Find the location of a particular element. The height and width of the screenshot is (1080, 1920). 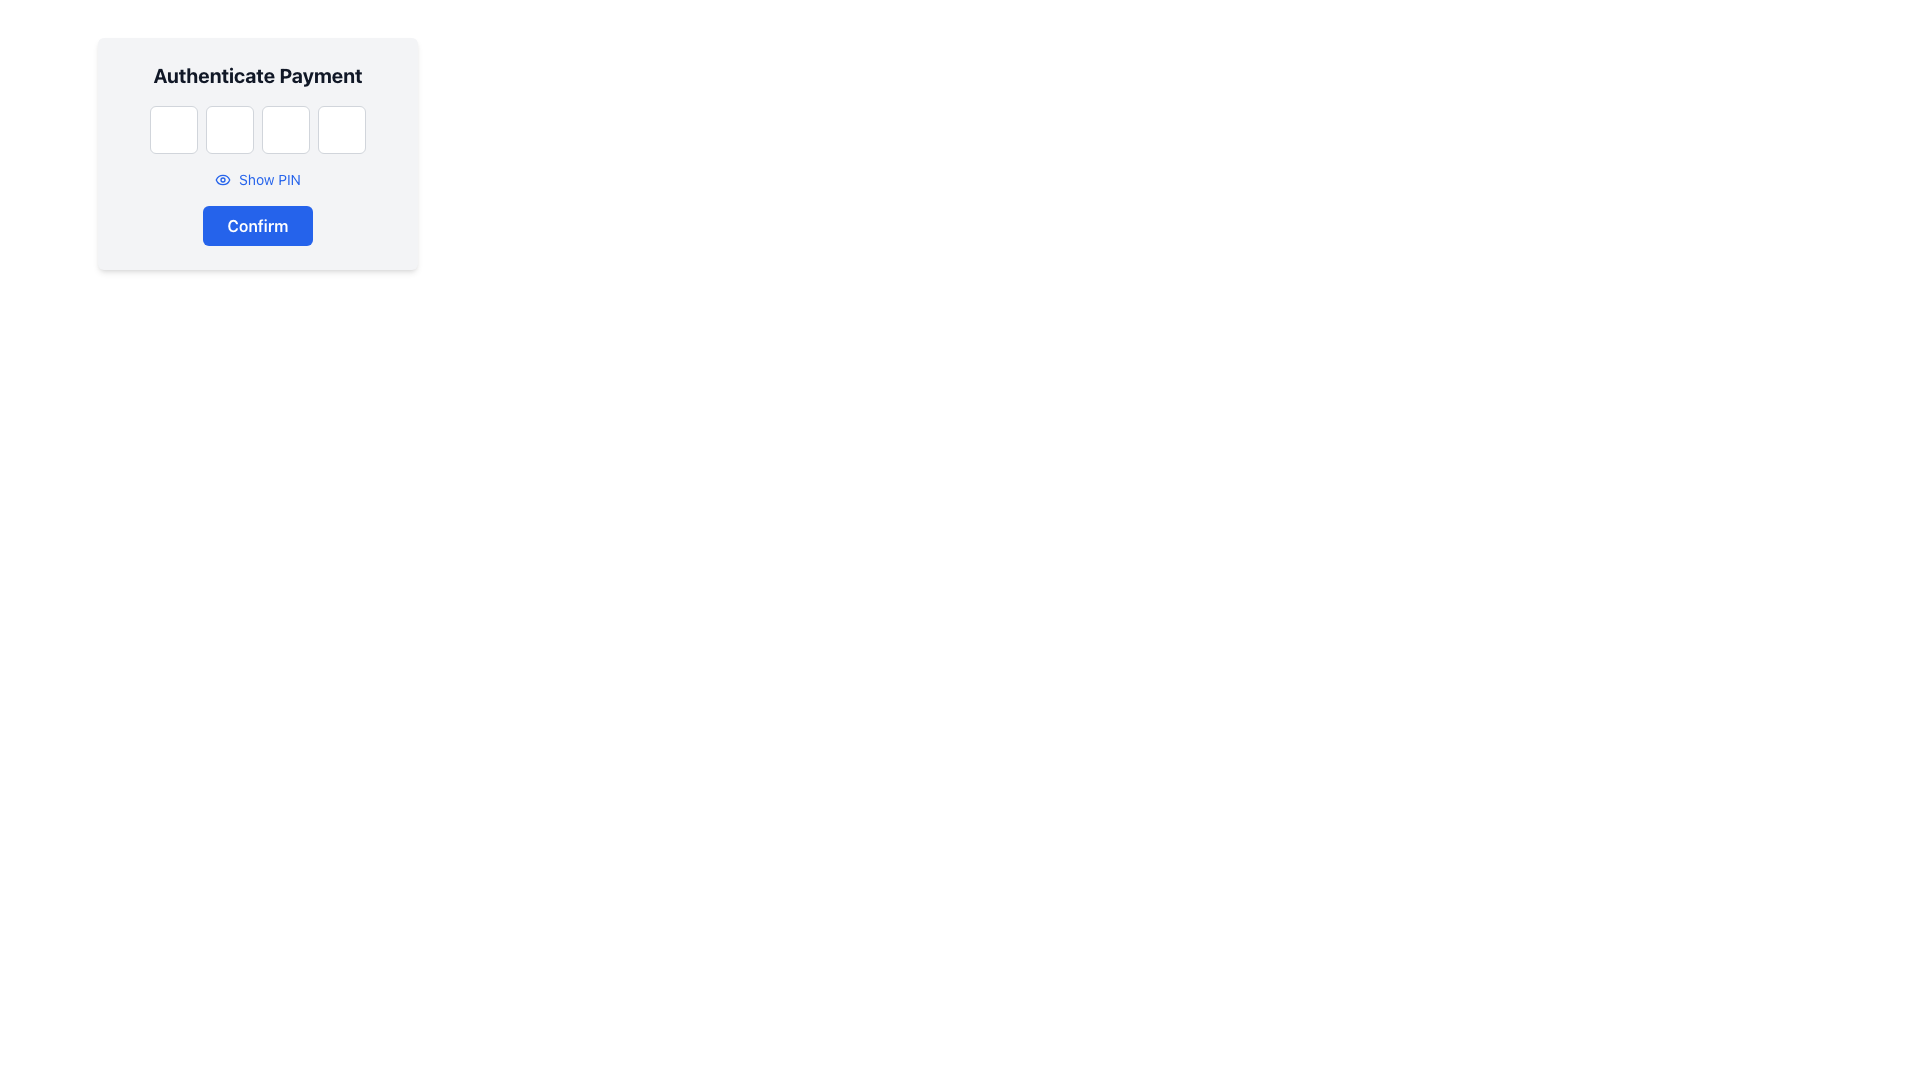

the toggle link for PIN visibility is located at coordinates (257, 180).